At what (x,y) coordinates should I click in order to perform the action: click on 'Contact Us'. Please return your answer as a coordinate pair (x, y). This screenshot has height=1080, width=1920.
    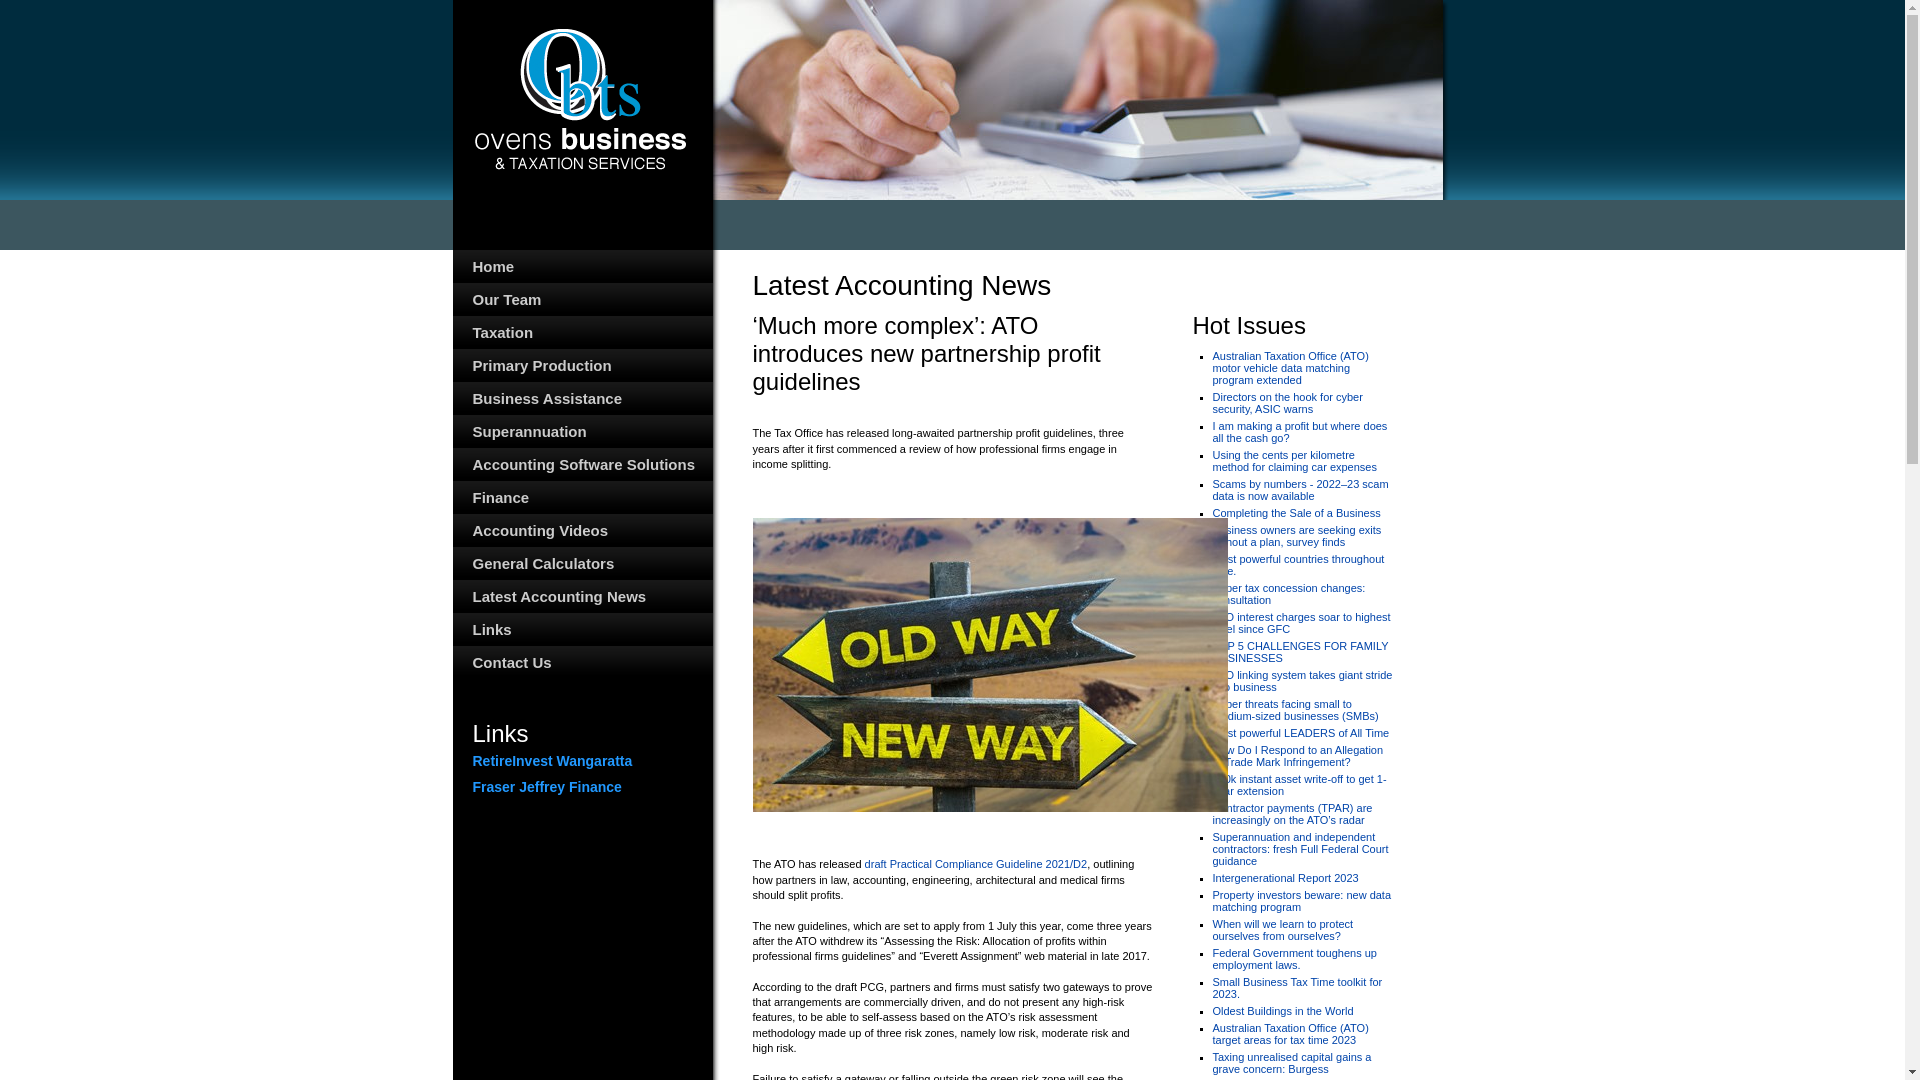
    Looking at the image, I should click on (580, 662).